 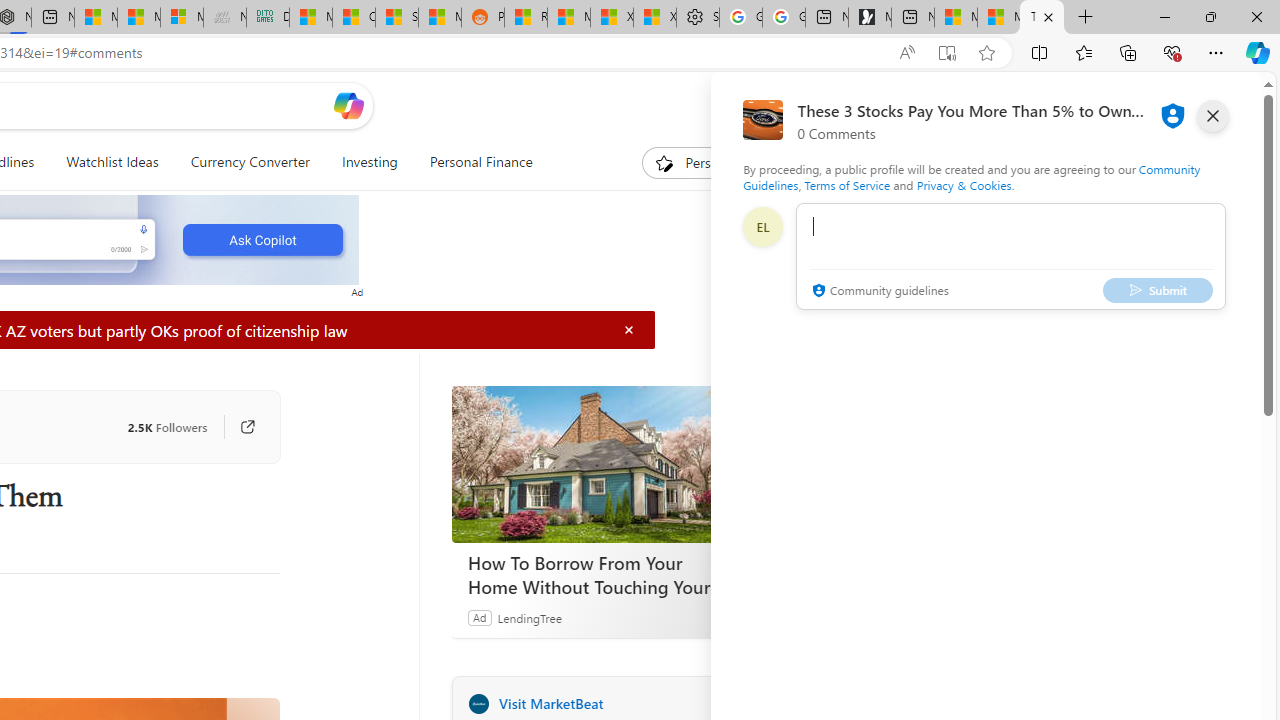 I want to click on 'comment-box', so click(x=1011, y=255).